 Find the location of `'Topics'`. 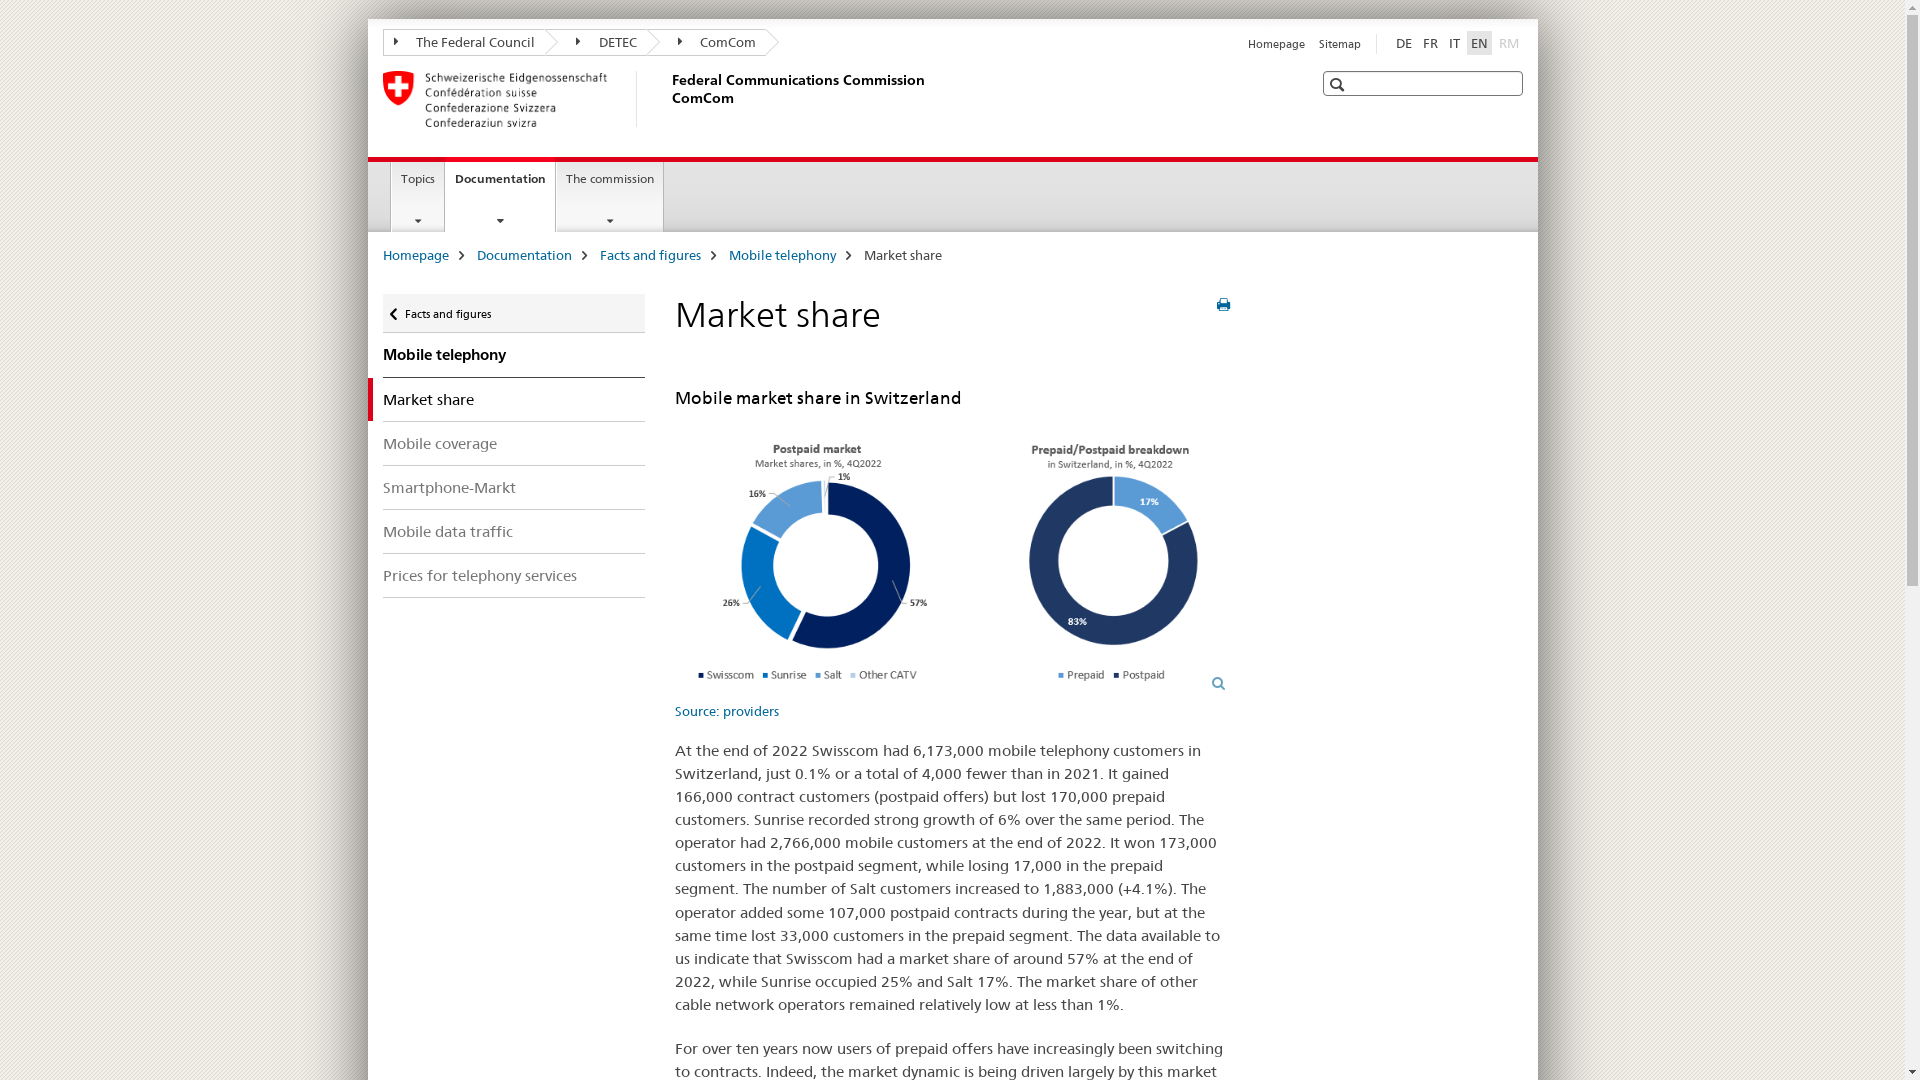

'Topics' is located at coordinates (392, 196).